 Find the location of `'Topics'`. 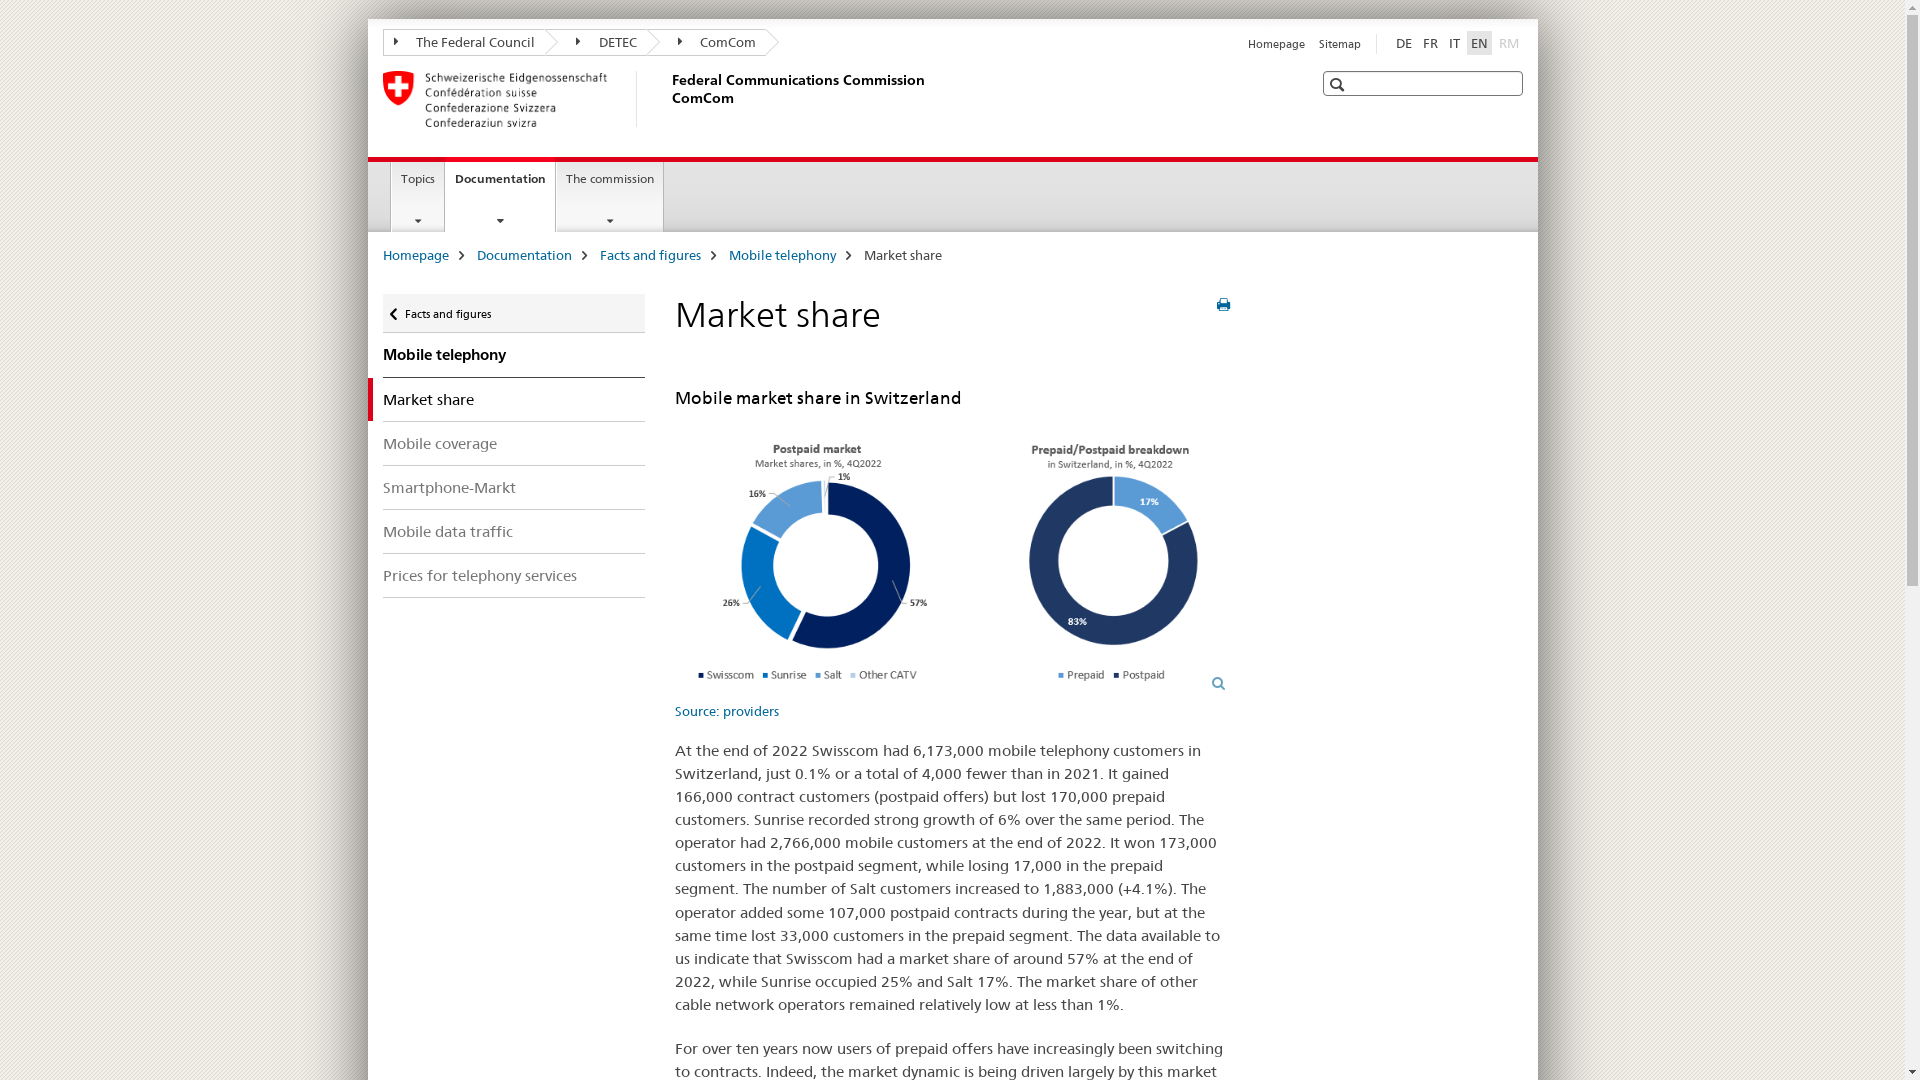

'Topics' is located at coordinates (392, 196).